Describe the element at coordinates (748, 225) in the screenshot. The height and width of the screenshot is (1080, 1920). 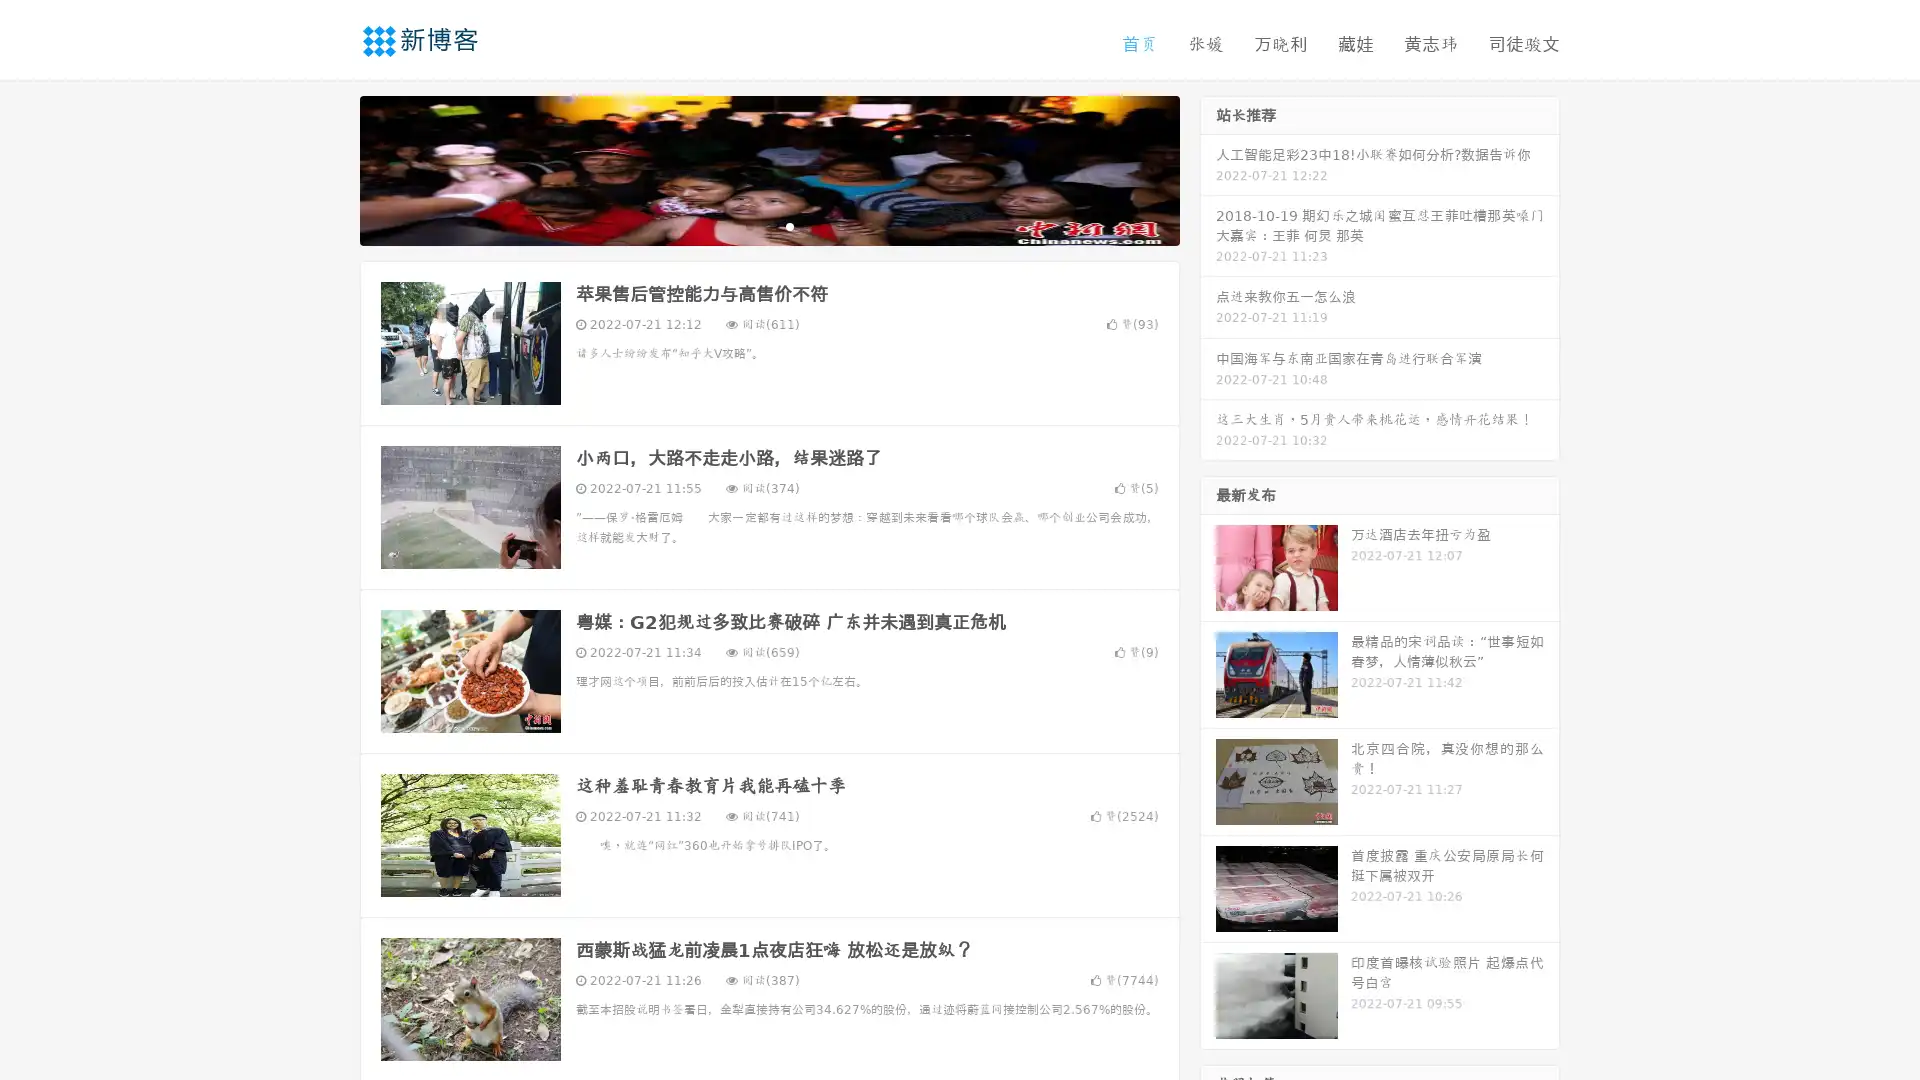
I see `Go to slide 1` at that location.